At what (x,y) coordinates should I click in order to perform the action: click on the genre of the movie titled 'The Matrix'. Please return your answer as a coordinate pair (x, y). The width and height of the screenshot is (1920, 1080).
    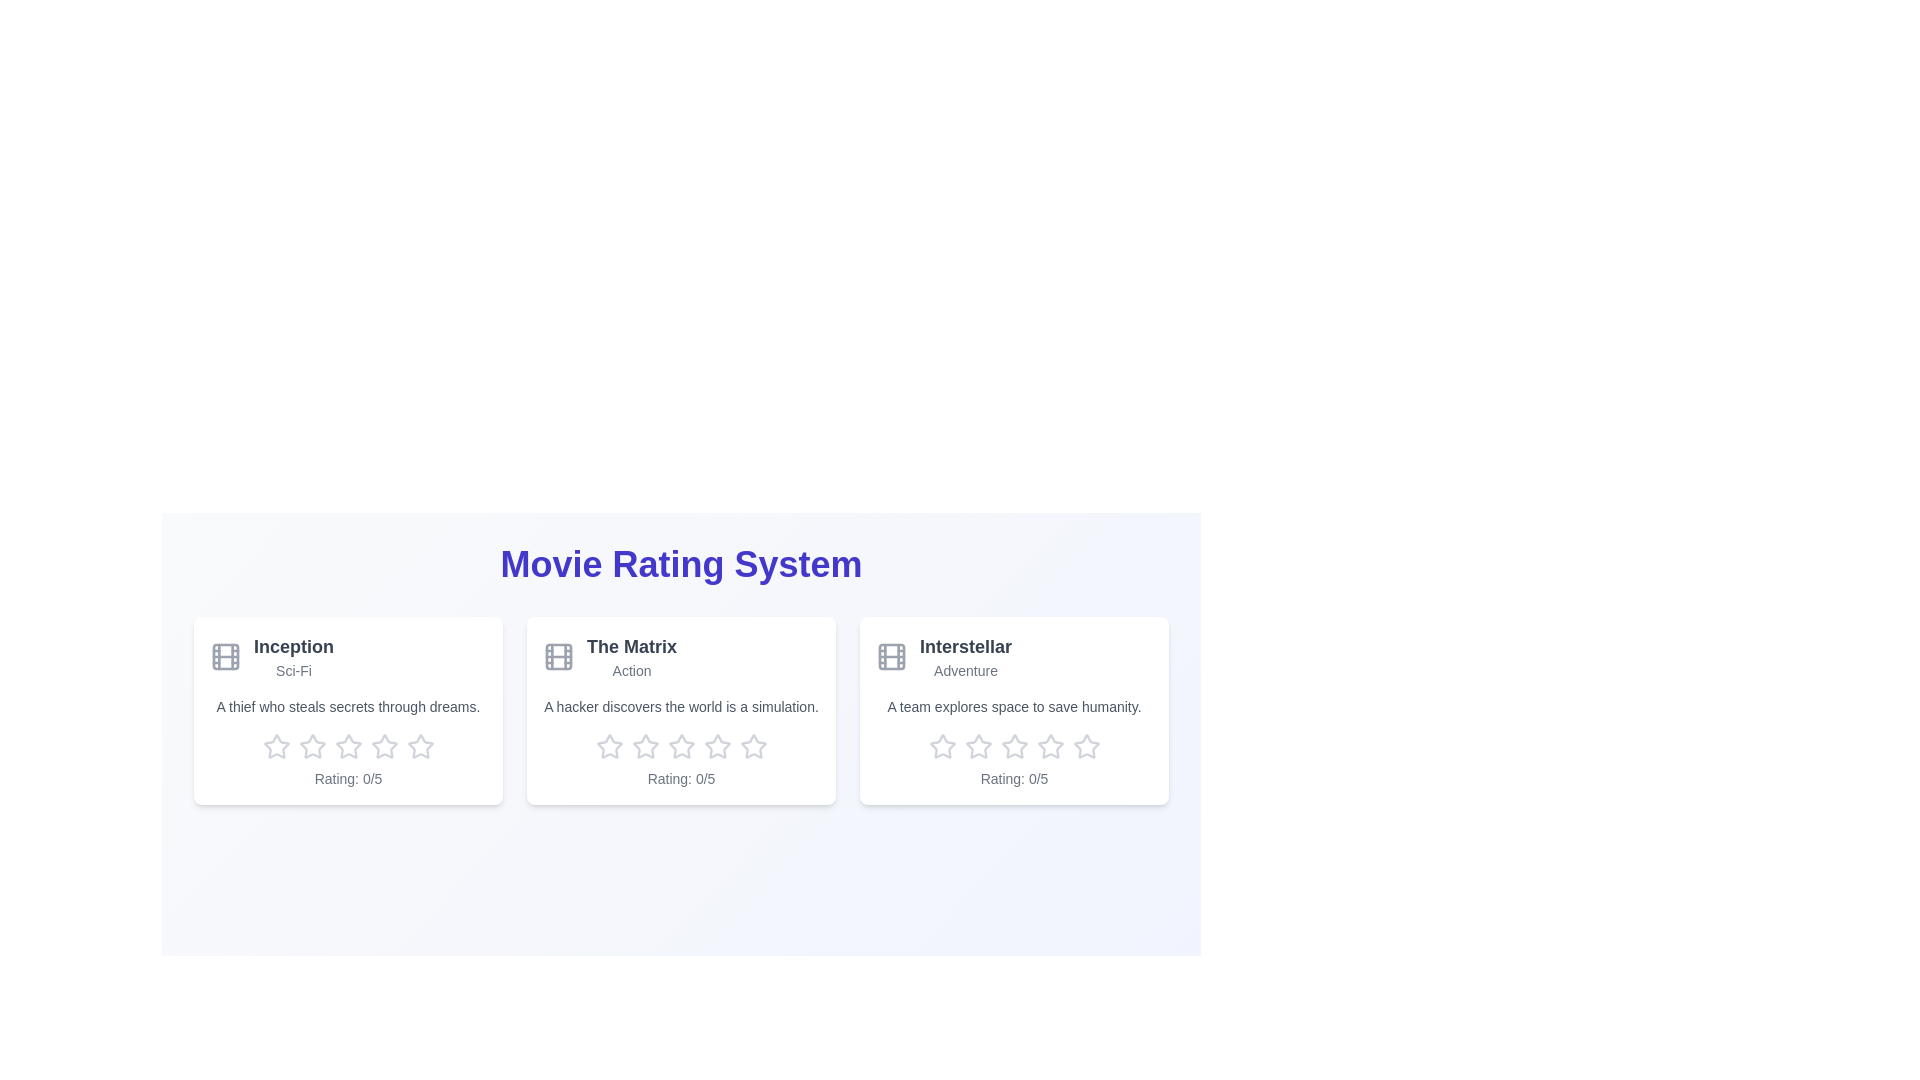
    Looking at the image, I should click on (631, 671).